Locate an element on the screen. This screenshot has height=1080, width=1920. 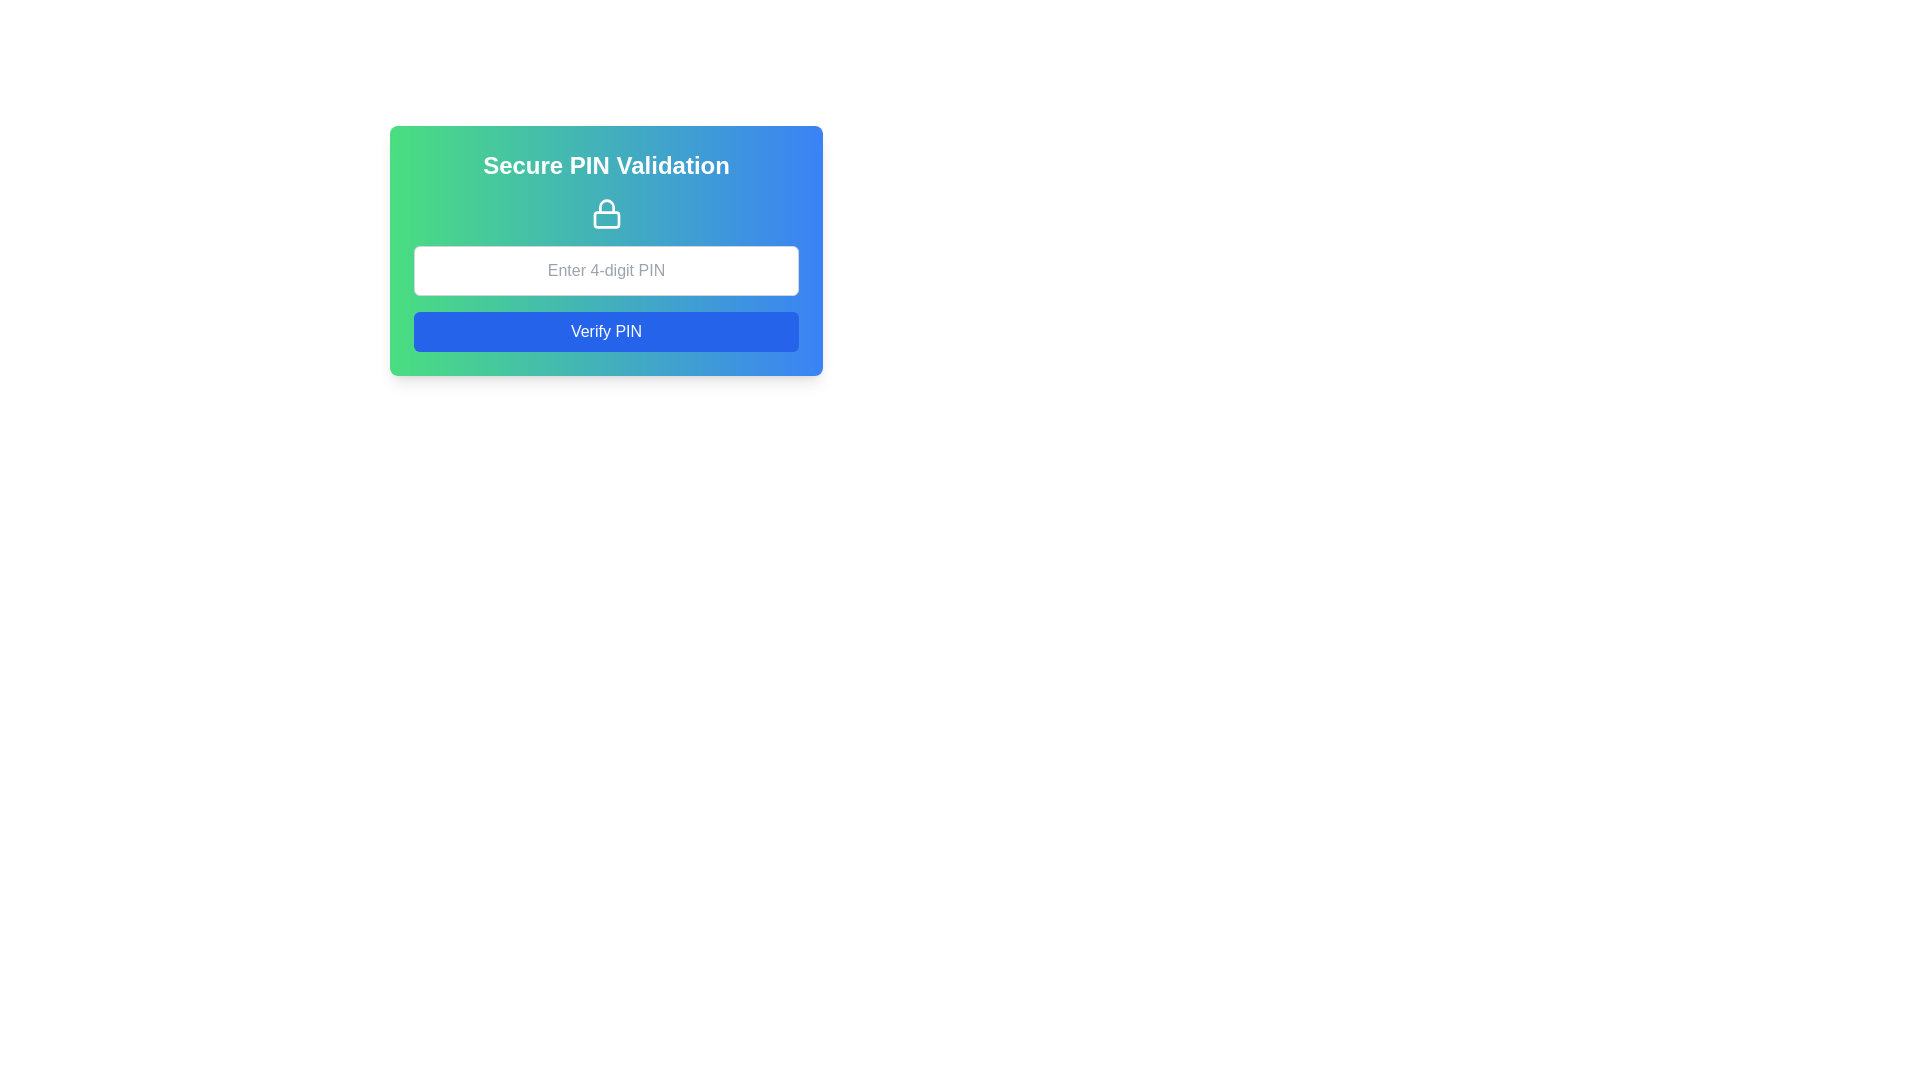
the decorative lower part of the padlock icon, which is part of the lock icon above the 'Enter 4-digit PIN' text input field is located at coordinates (605, 219).